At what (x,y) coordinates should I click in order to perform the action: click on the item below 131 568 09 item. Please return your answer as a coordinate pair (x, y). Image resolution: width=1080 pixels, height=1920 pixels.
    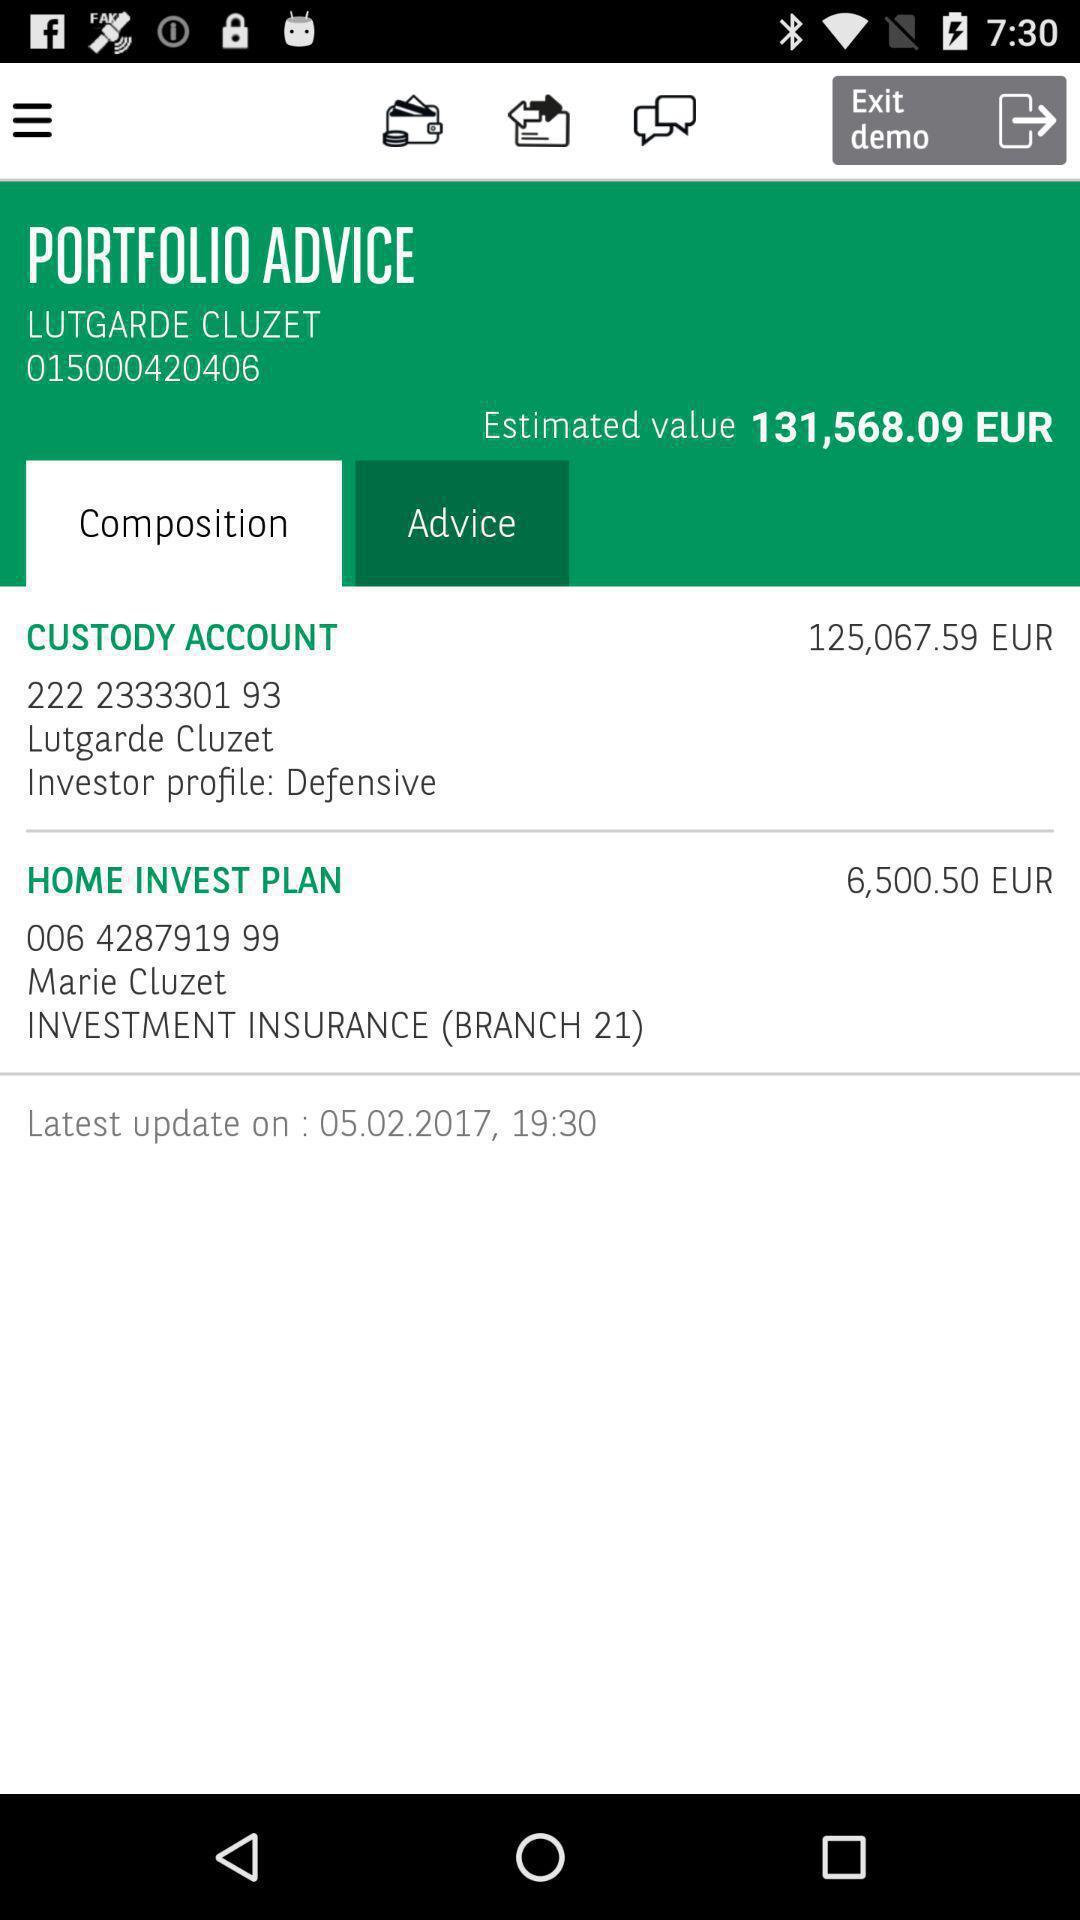
    Looking at the image, I should click on (917, 636).